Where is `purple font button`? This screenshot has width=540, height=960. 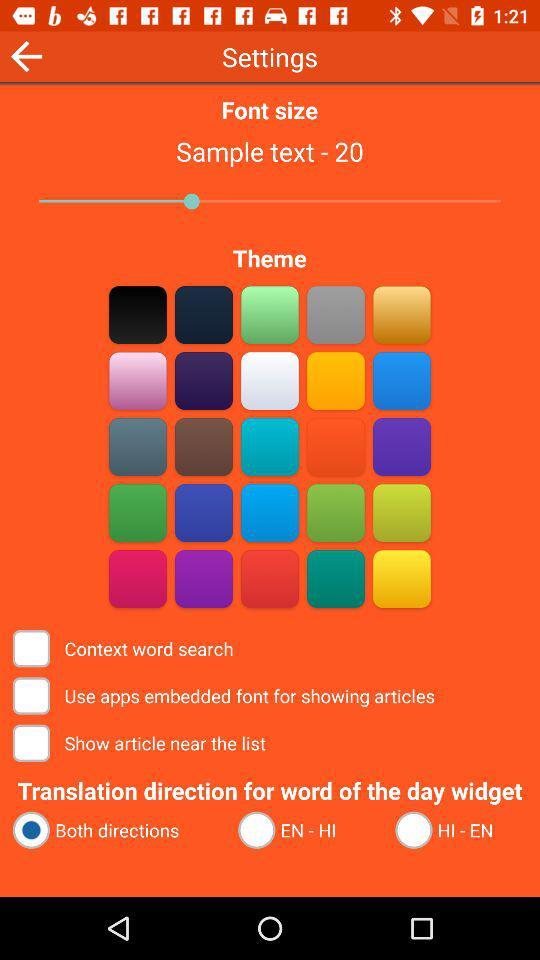
purple font button is located at coordinates (137, 380).